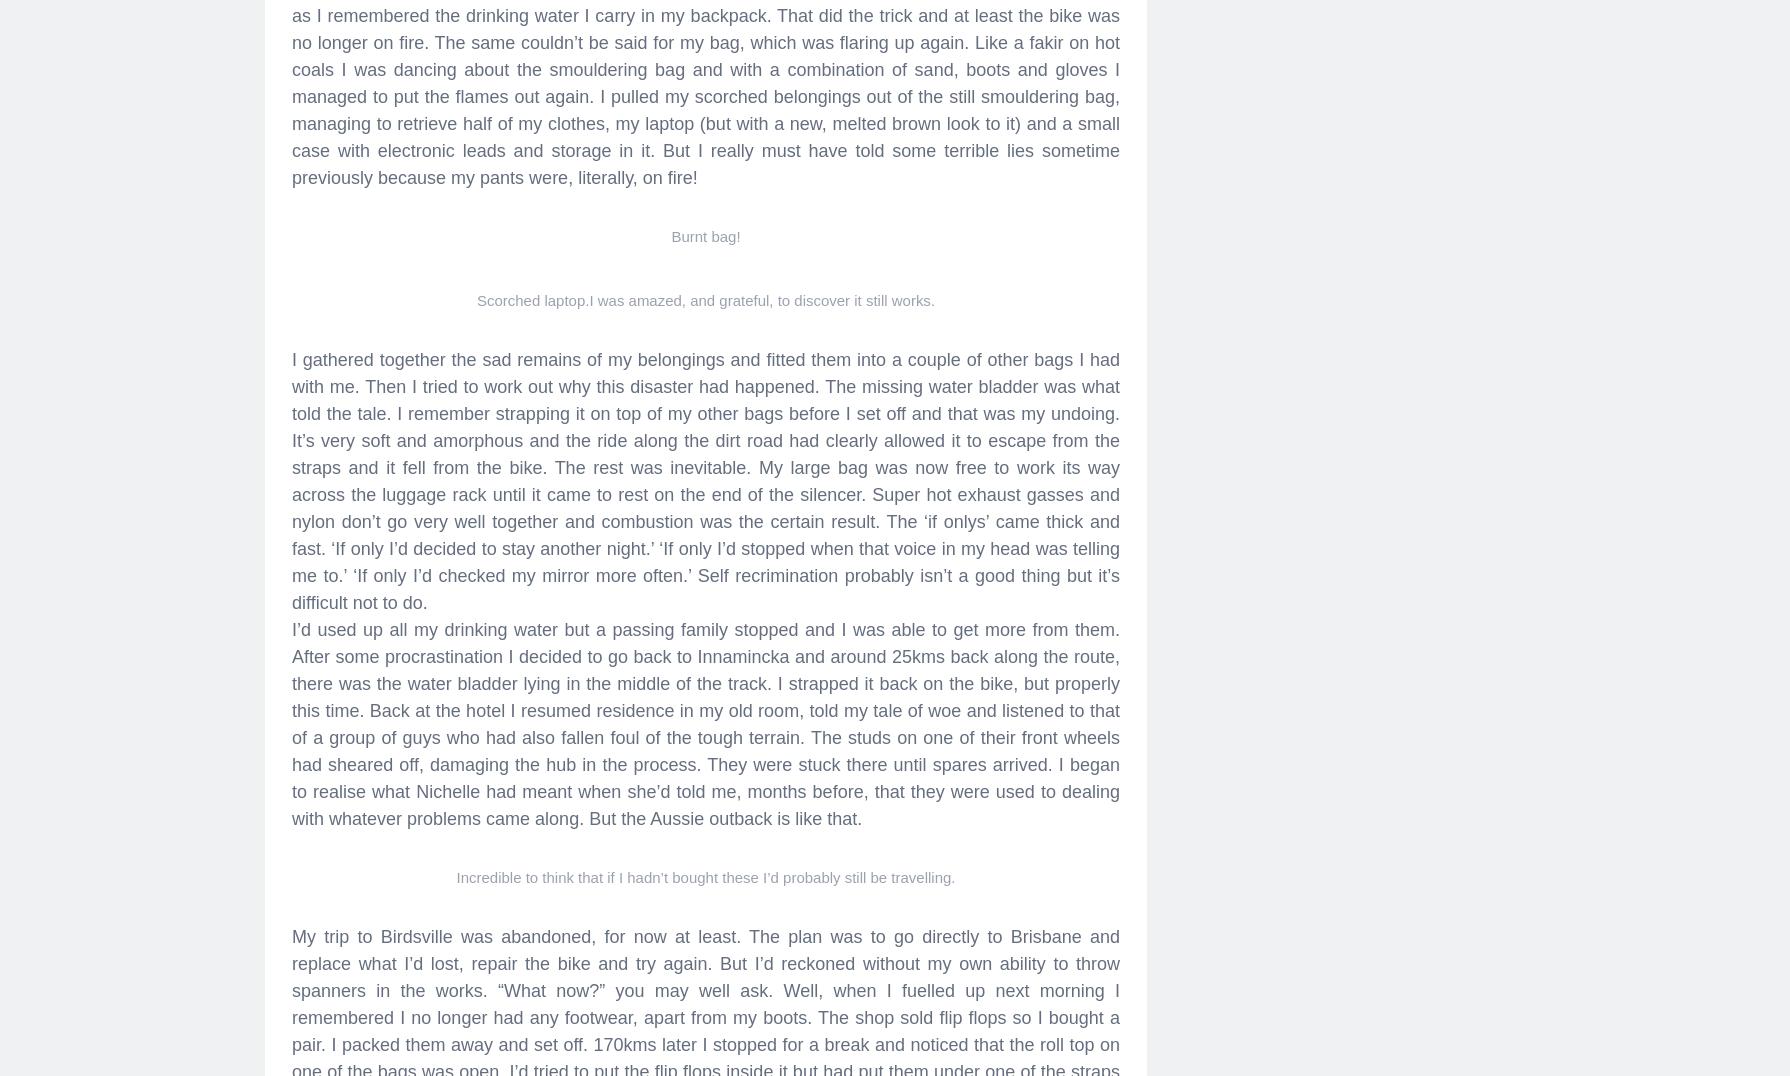 This screenshot has height=1076, width=1790. What do you see at coordinates (555, 132) in the screenshot?
I see `'“Yes but Arrabur is only another 30kms and there might be coffee.”'` at bounding box center [555, 132].